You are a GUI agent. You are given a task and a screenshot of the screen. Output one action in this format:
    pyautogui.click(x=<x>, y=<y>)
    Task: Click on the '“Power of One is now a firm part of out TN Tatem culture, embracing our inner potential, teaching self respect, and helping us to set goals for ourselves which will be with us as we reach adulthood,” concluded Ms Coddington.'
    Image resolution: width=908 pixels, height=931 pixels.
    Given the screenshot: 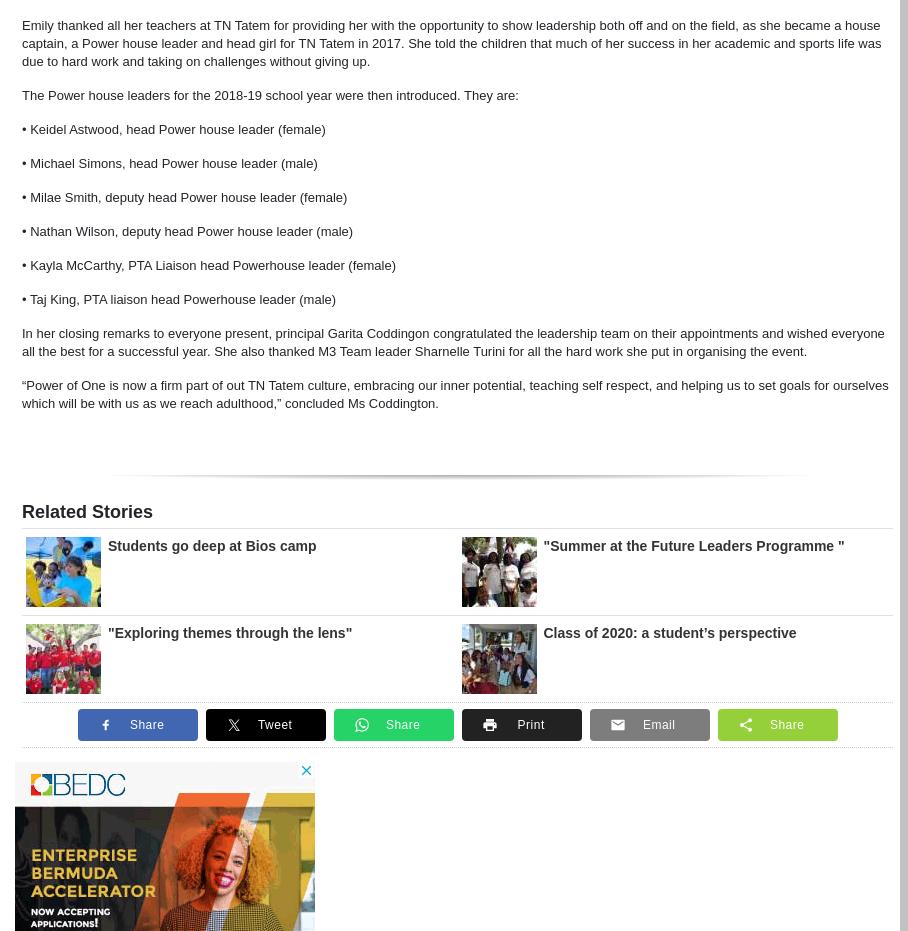 What is the action you would take?
    pyautogui.click(x=454, y=393)
    